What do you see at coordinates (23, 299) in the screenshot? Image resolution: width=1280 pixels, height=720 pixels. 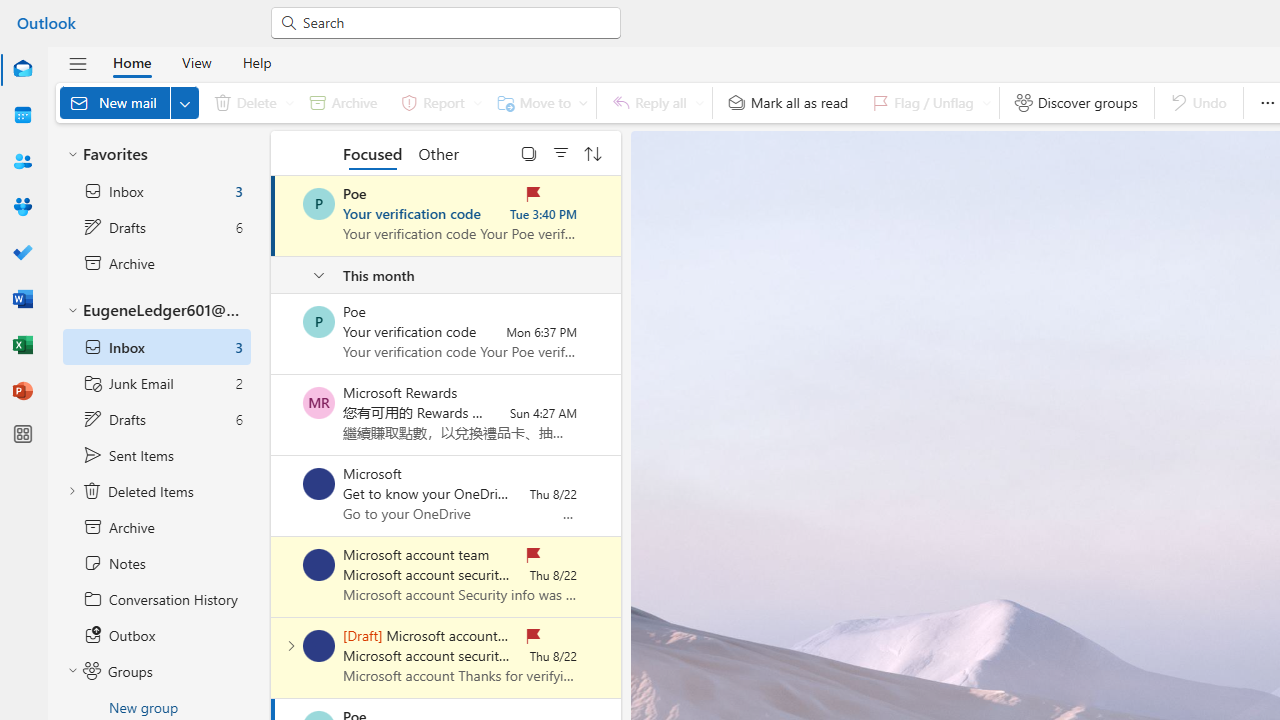 I see `'Word'` at bounding box center [23, 299].